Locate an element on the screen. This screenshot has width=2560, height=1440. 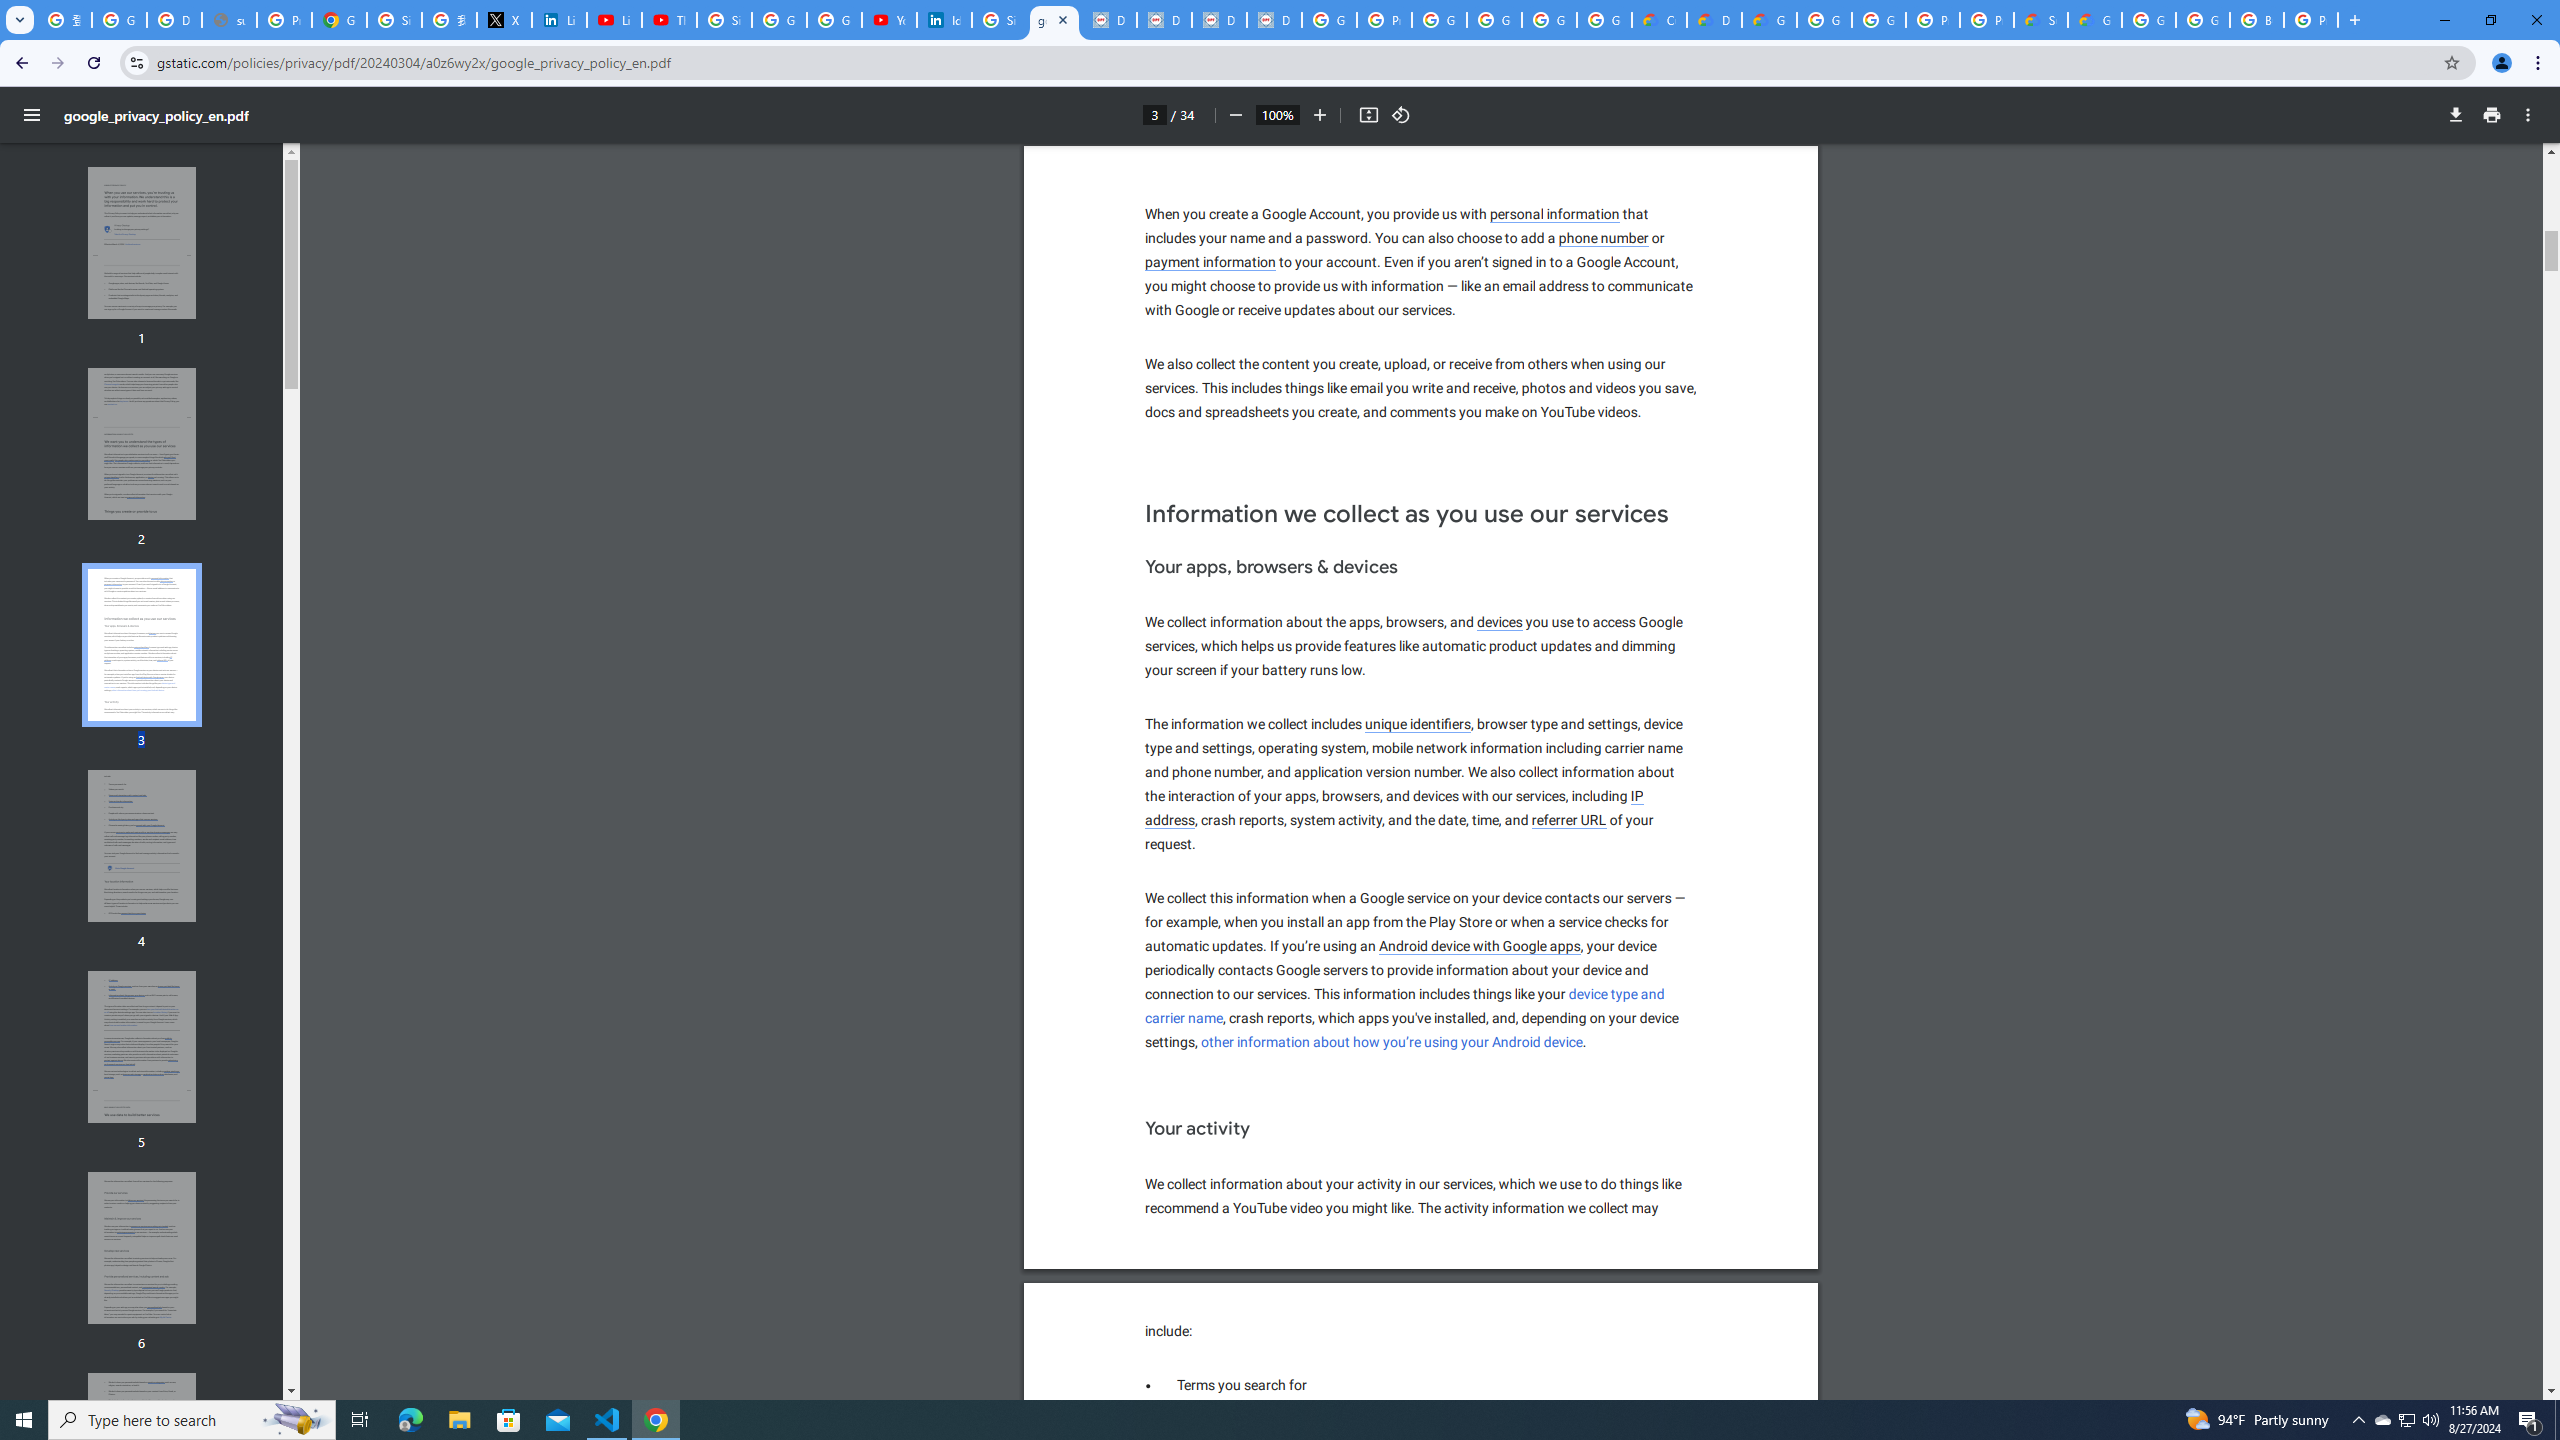
'Gemini for Business and Developers | Google Cloud' is located at coordinates (1768, 19).